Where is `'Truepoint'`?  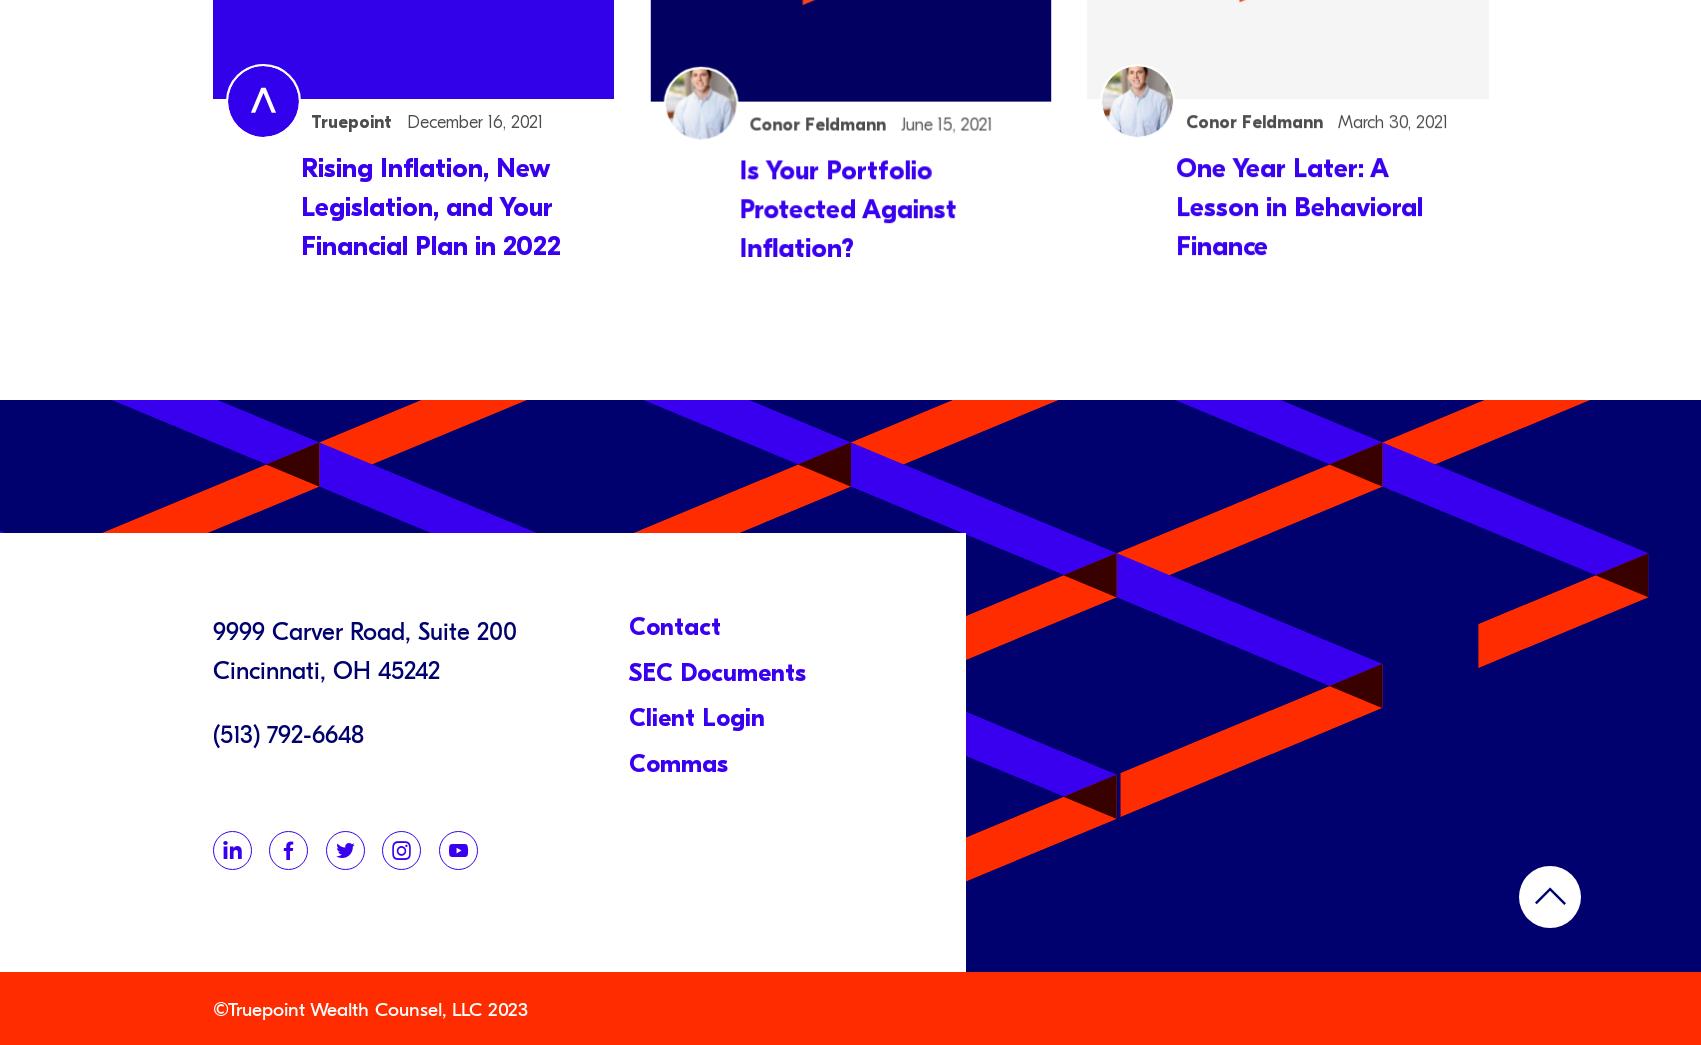
'Truepoint' is located at coordinates (353, 120).